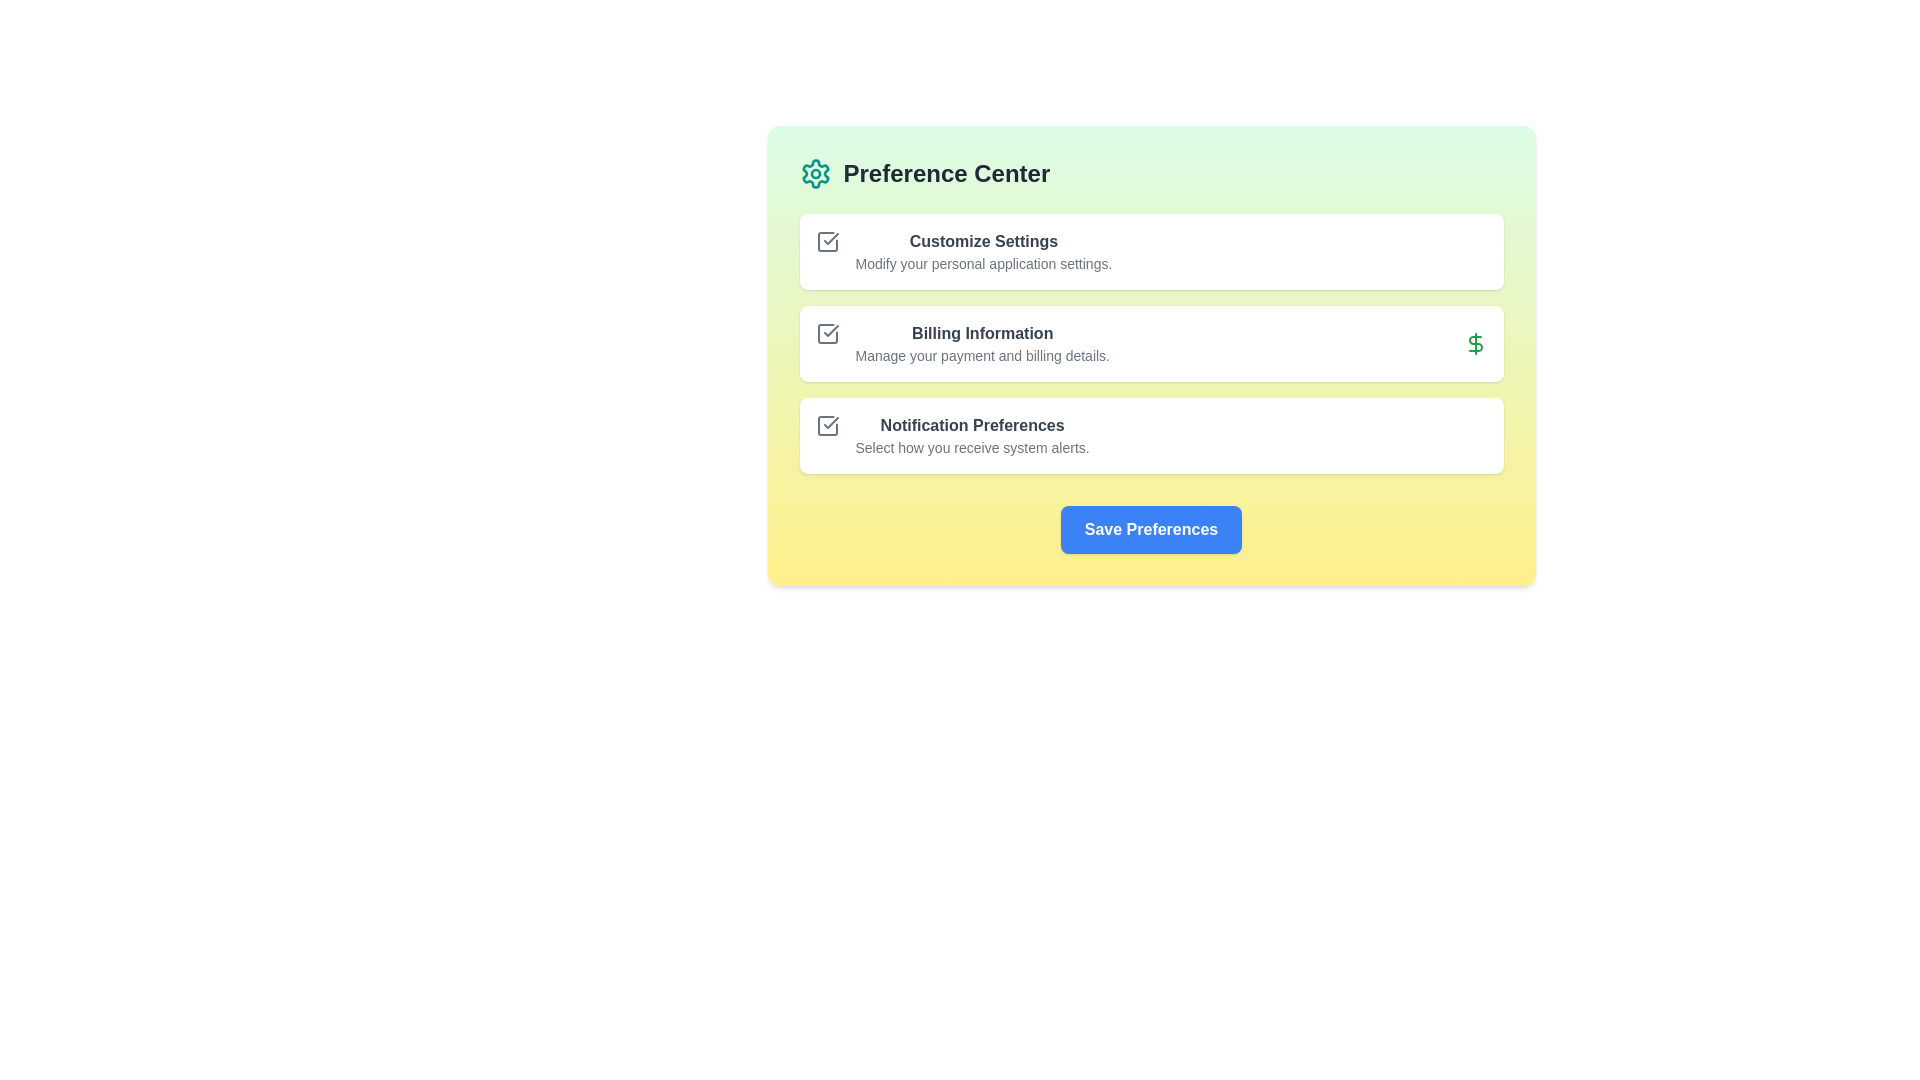 This screenshot has width=1920, height=1080. I want to click on the settings icon located in the header area of the interface panel, adjacent to the 'Preference Center' label, so click(815, 172).